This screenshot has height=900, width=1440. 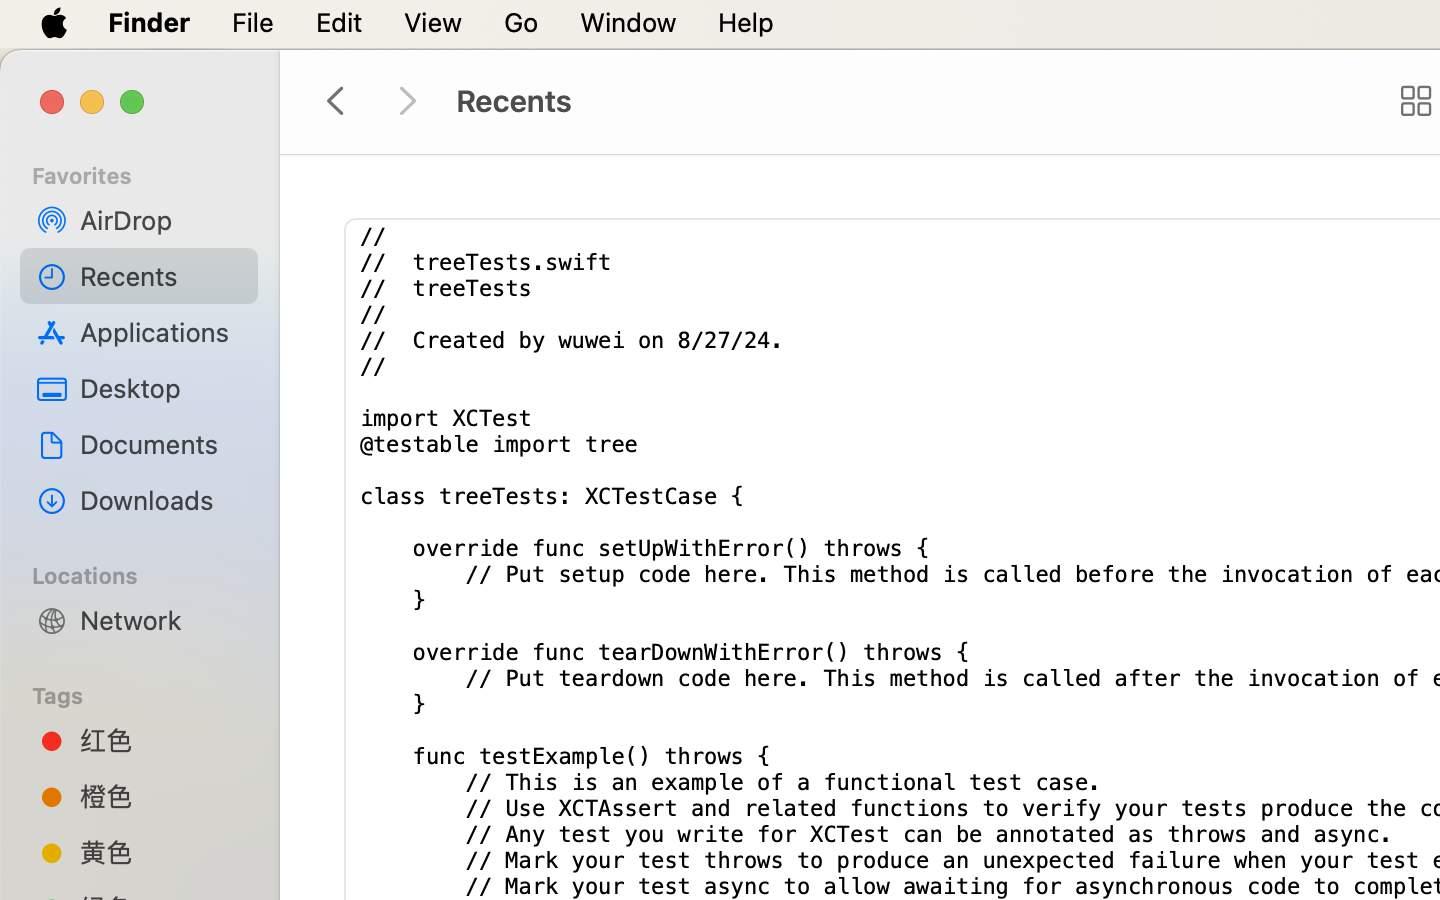 What do you see at coordinates (159, 852) in the screenshot?
I see `'黄色'` at bounding box center [159, 852].